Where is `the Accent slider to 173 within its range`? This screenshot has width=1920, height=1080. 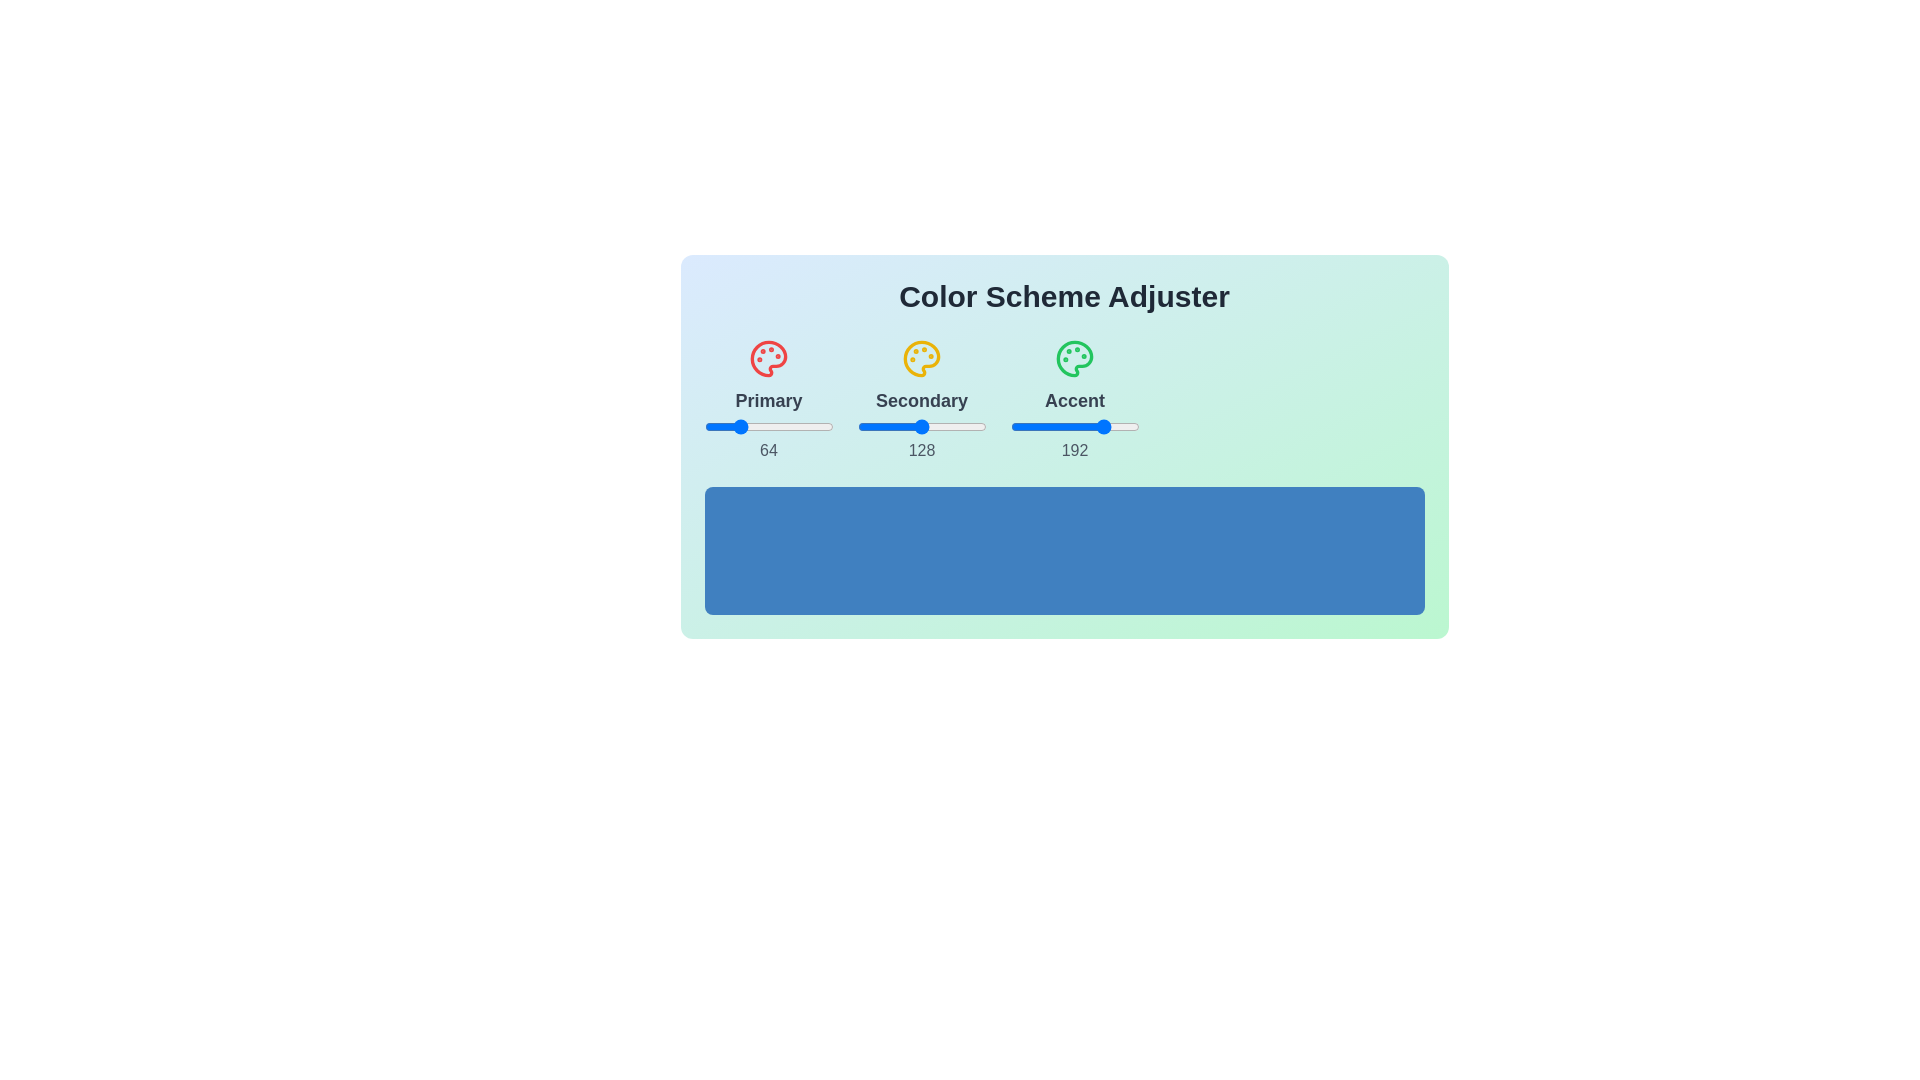
the Accent slider to 173 within its range is located at coordinates (1097, 426).